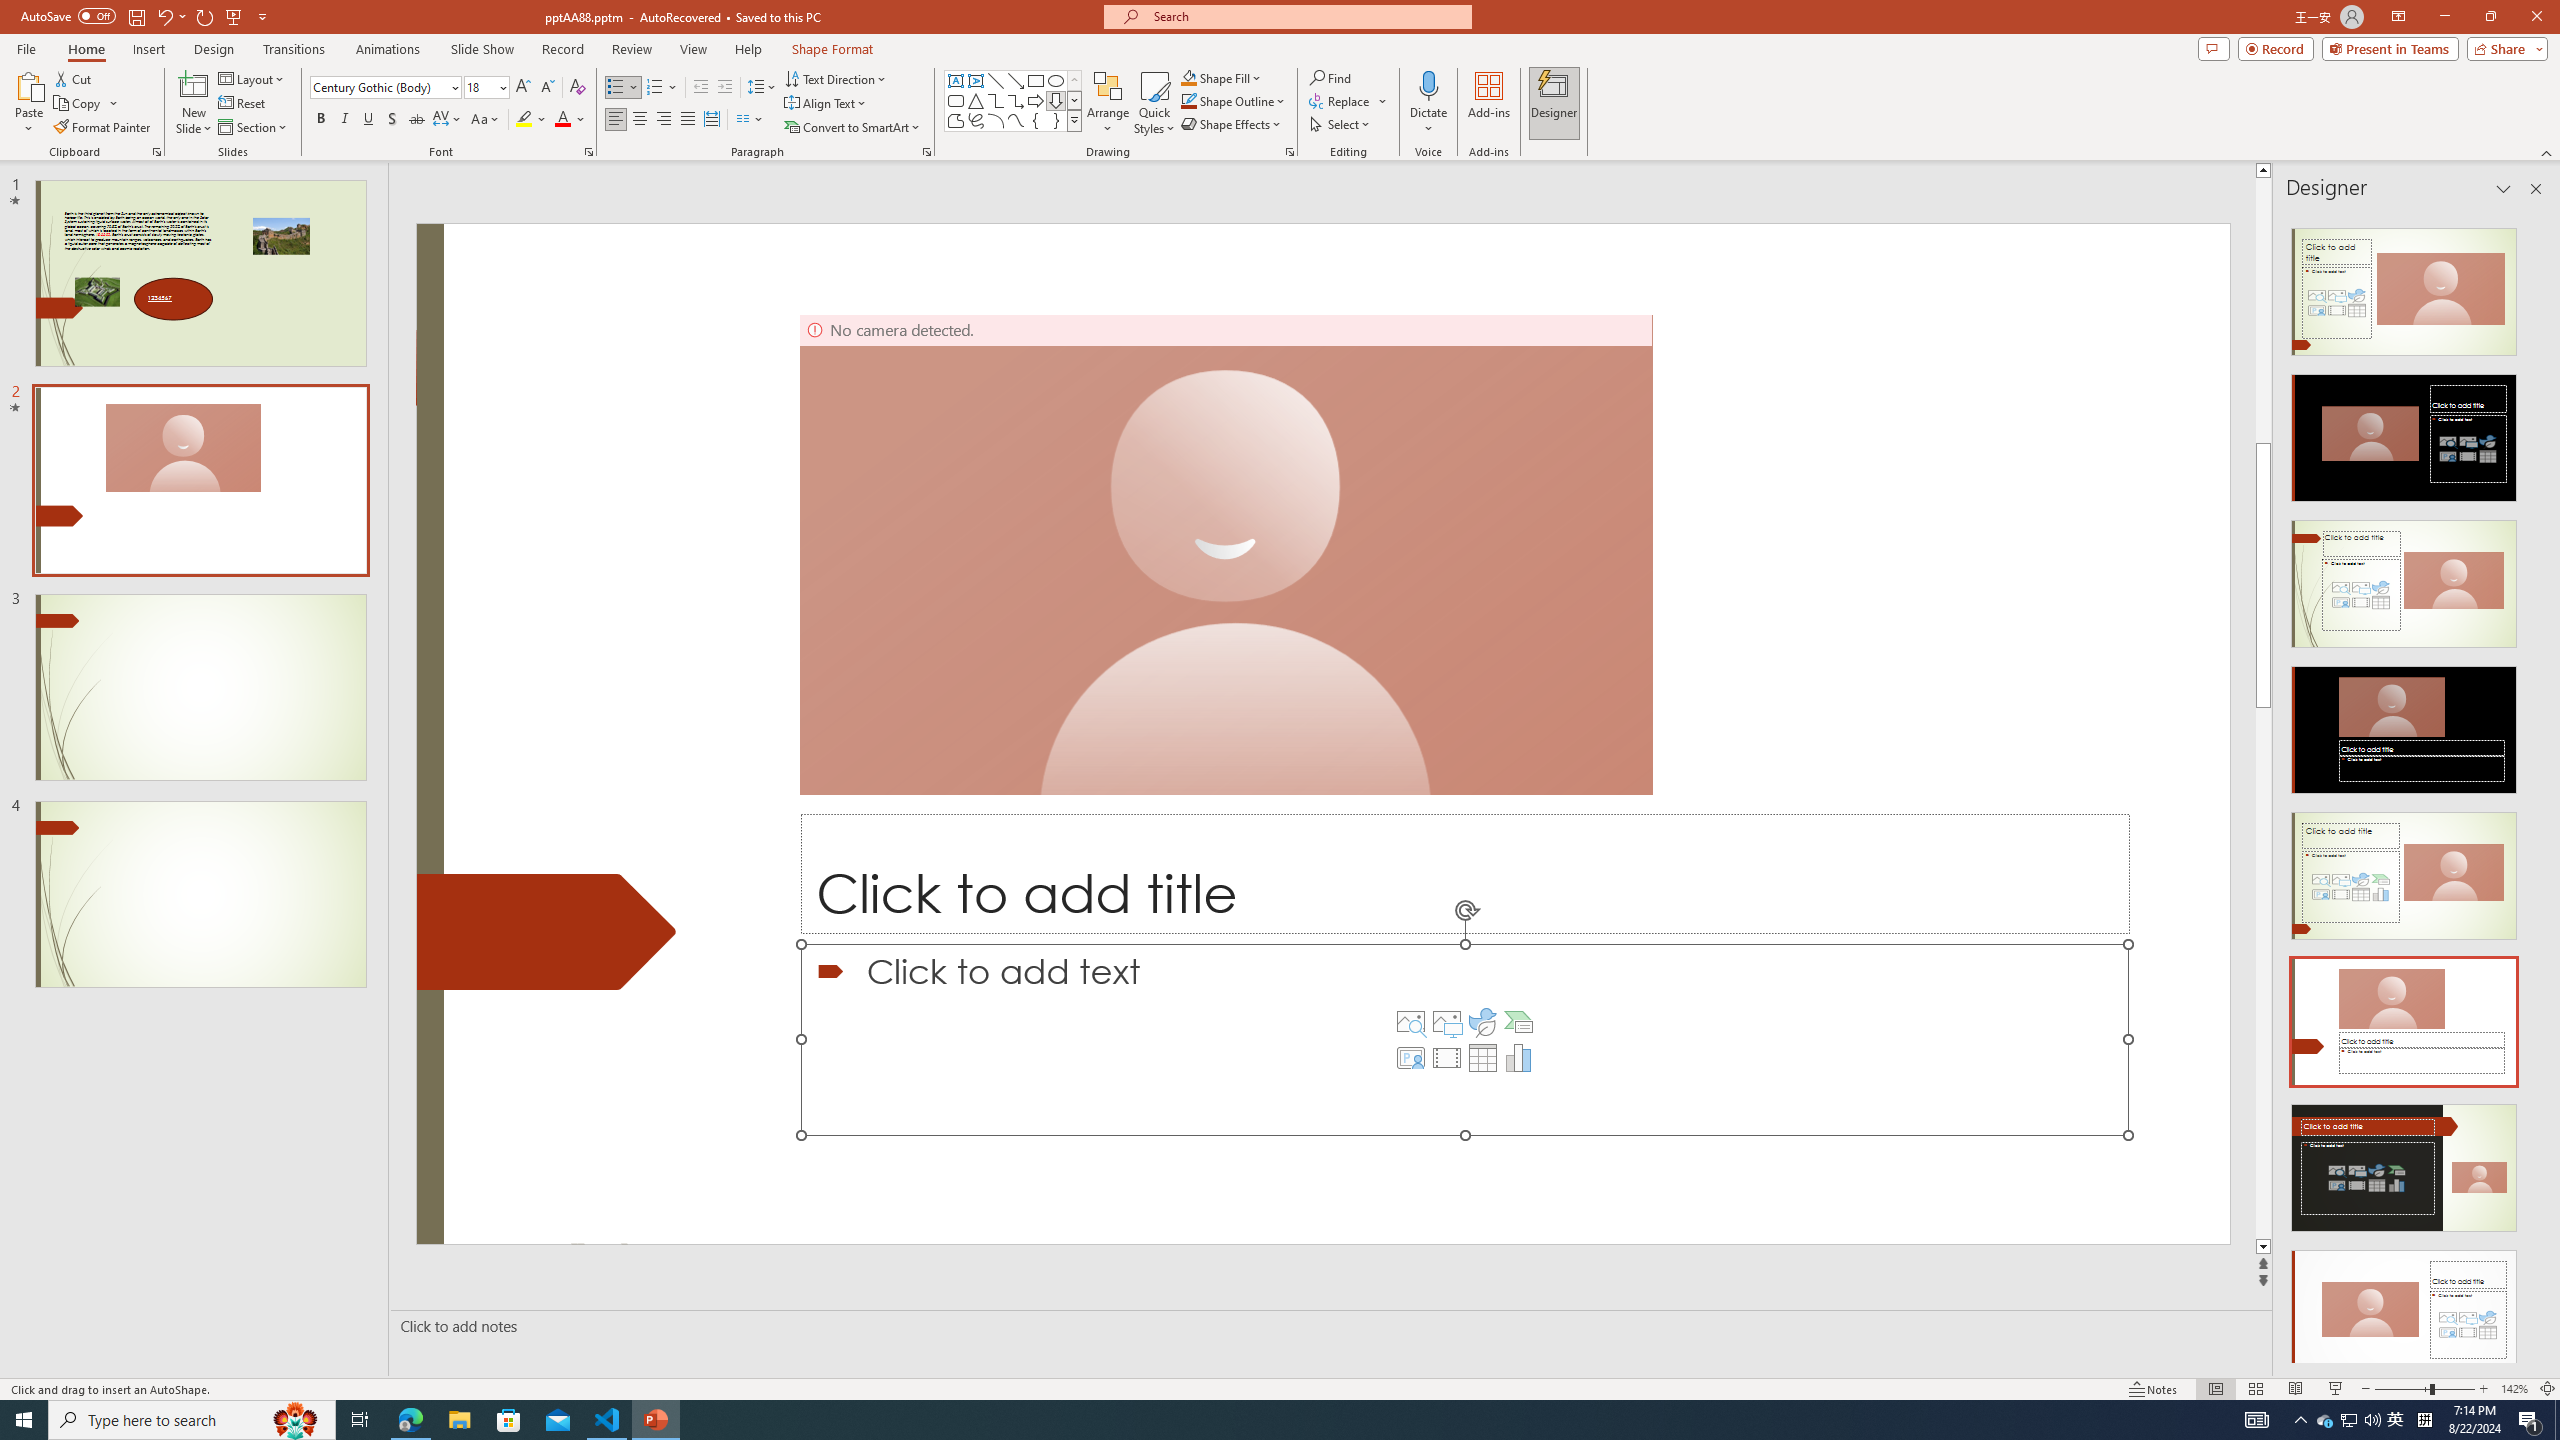  I want to click on 'Home', so click(85, 49).